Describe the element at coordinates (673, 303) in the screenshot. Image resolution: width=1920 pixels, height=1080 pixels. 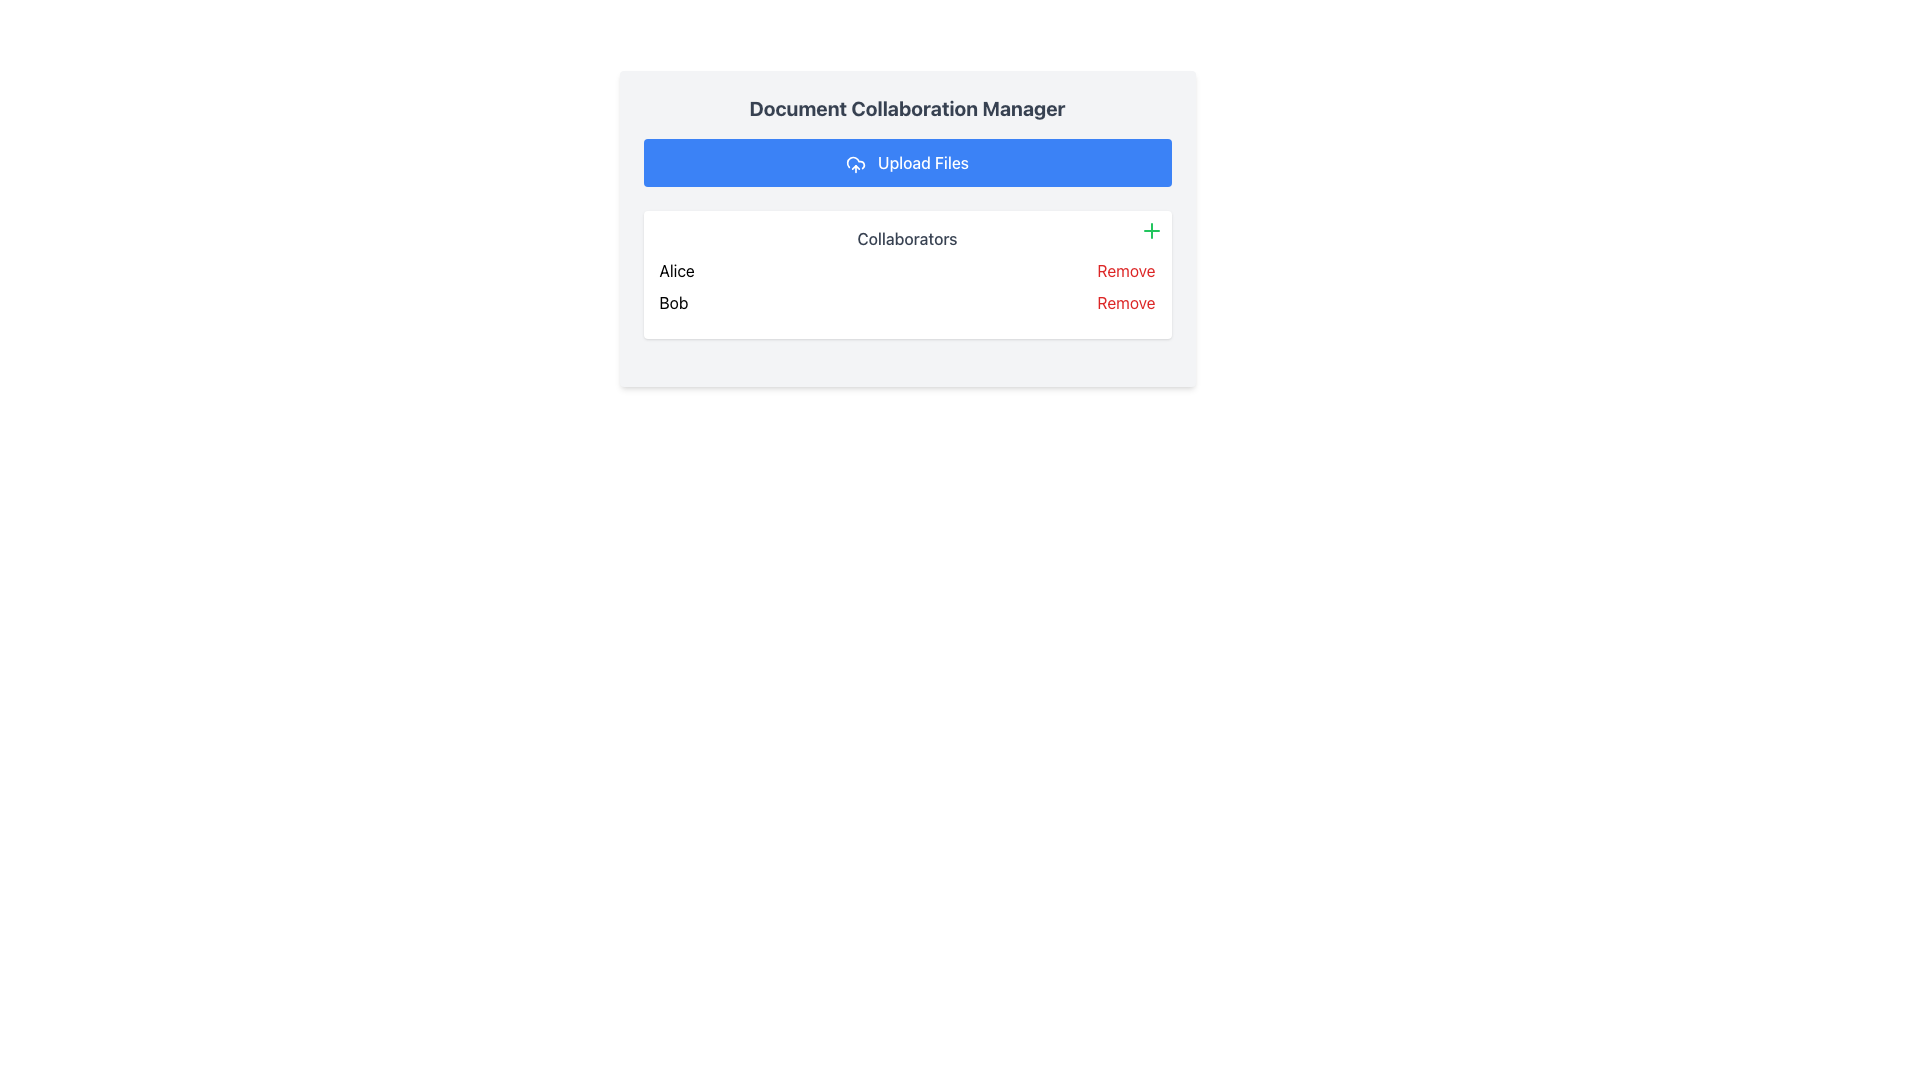
I see `the text label representing the collaborator 'Bob' which is located to the left of the 'Remove' button` at that location.